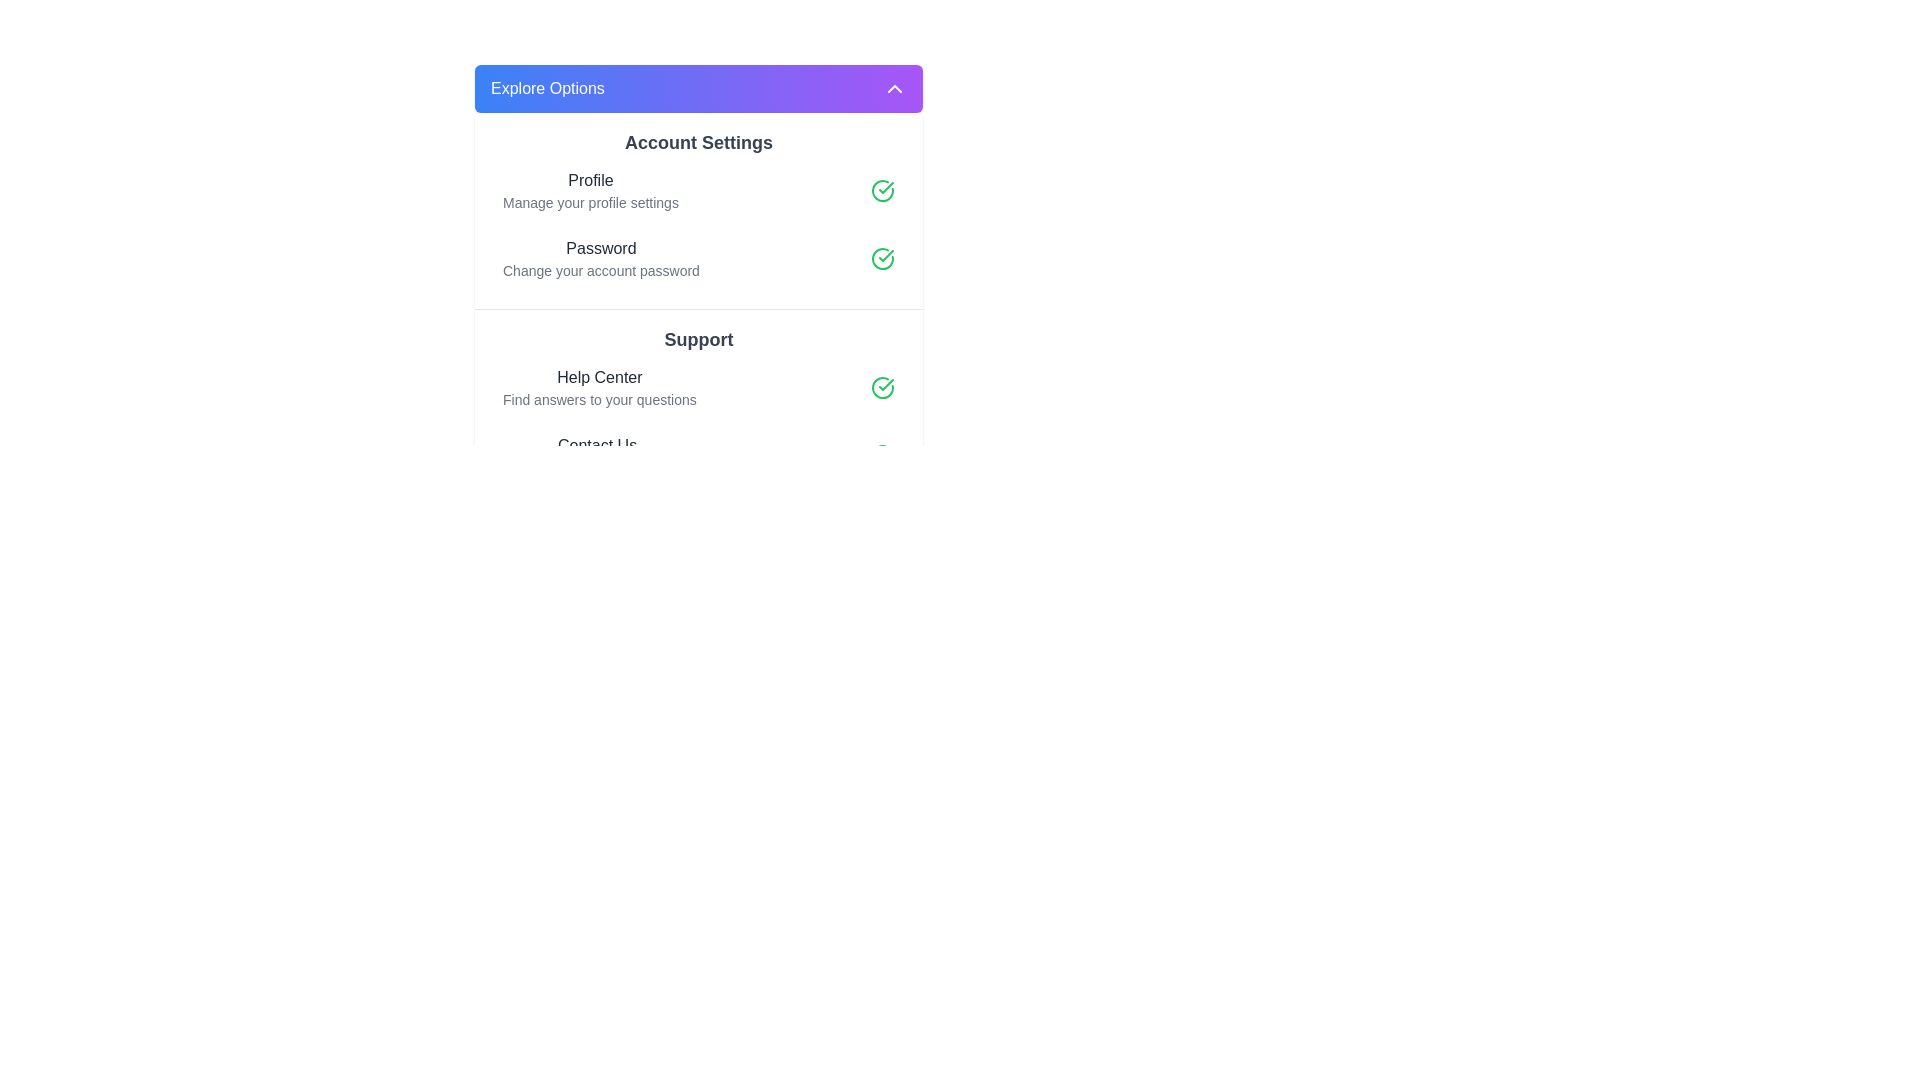 Image resolution: width=1920 pixels, height=1080 pixels. Describe the element at coordinates (598, 378) in the screenshot. I see `the static text label titled 'Support', which serves as a heading for help-related resources and is positioned above the description text 'Find answers to your questions'` at that location.